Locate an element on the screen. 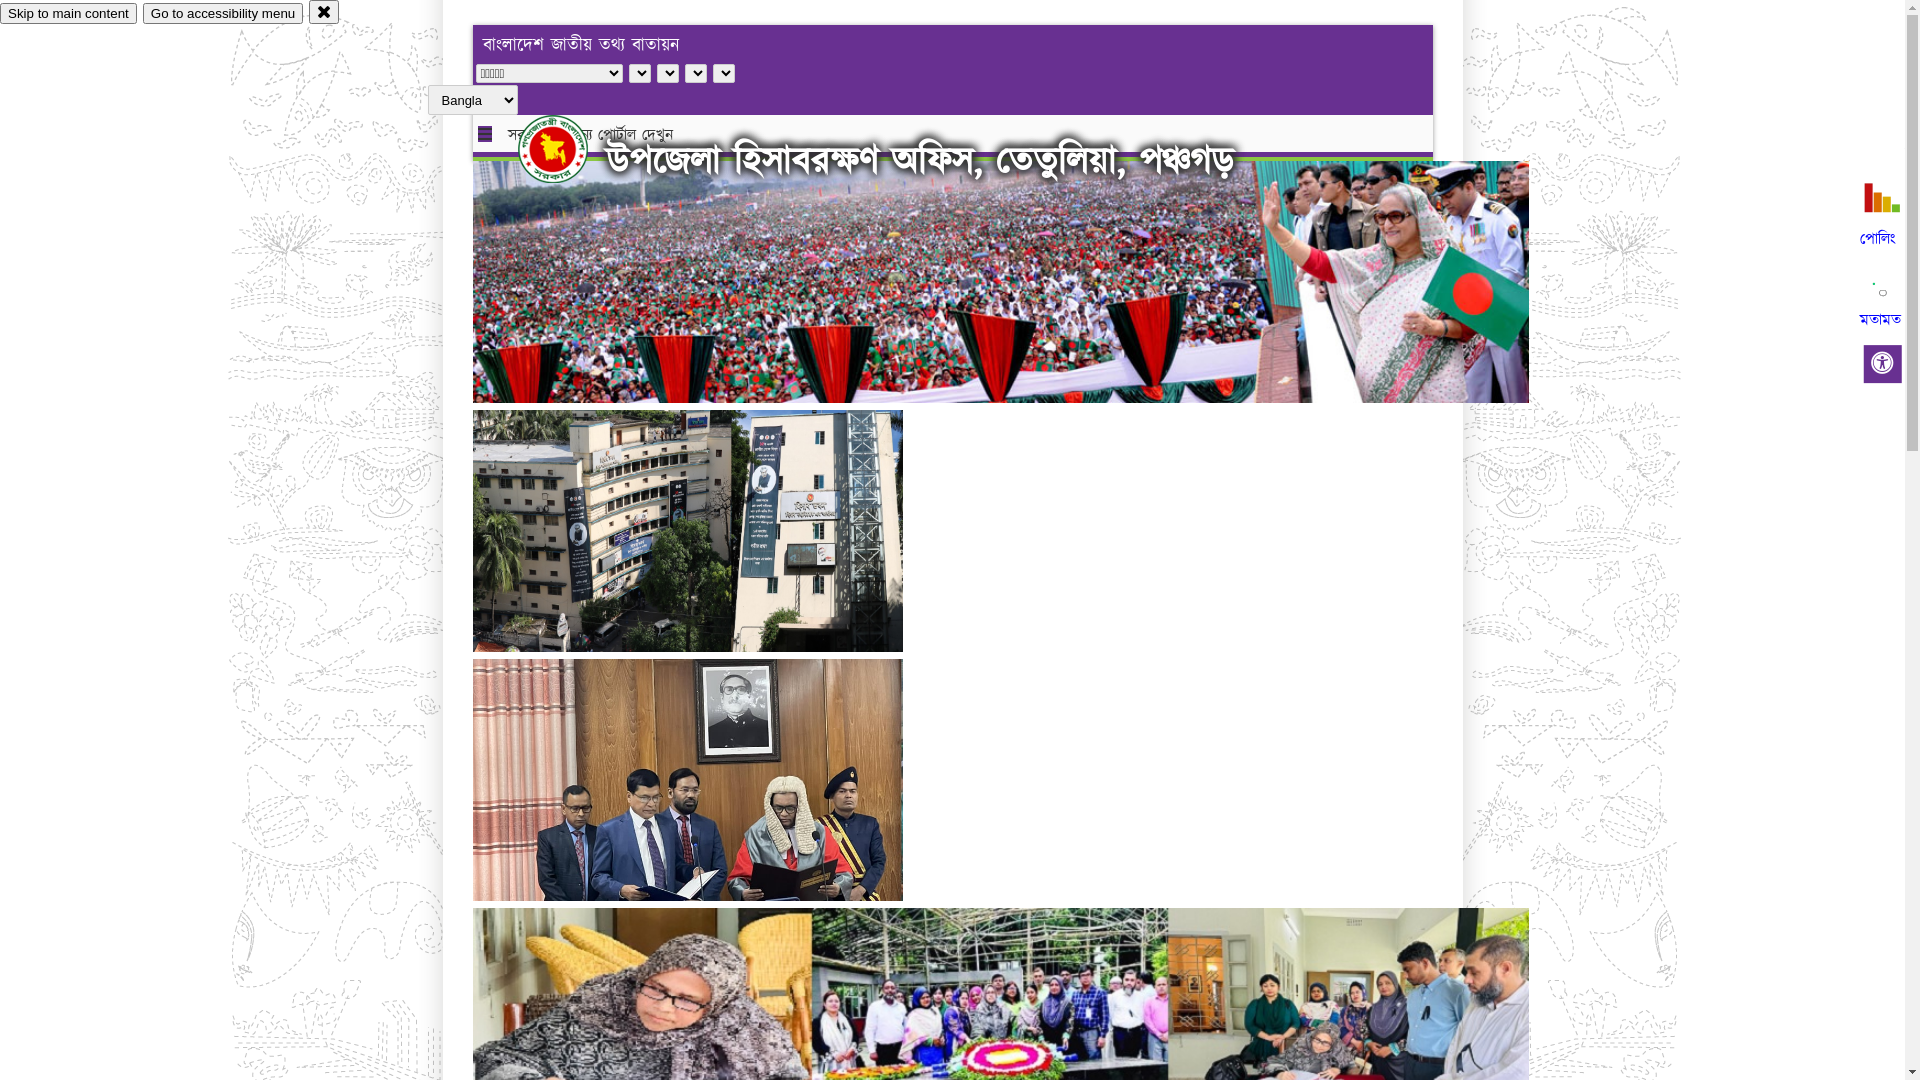  'Skip to main content' is located at coordinates (68, 13).